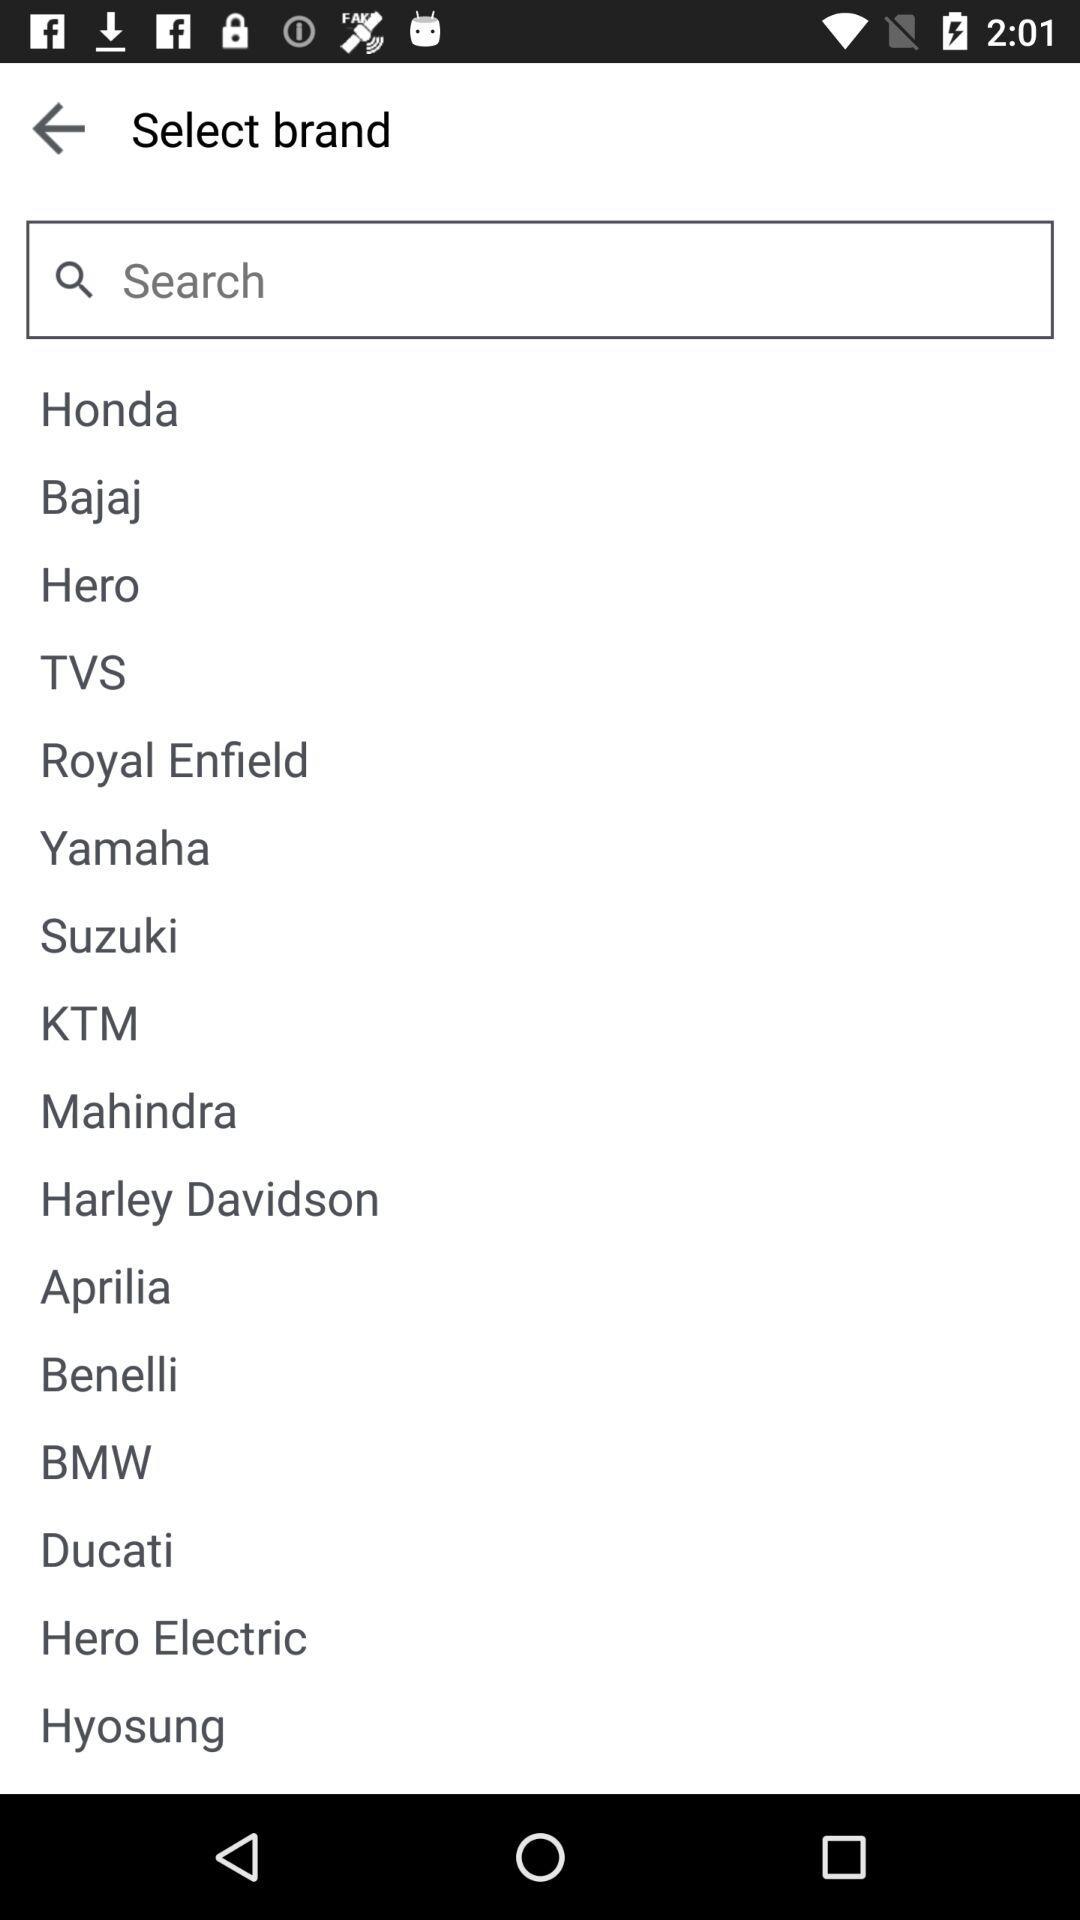  I want to click on the search icon on the web page, so click(73, 278).